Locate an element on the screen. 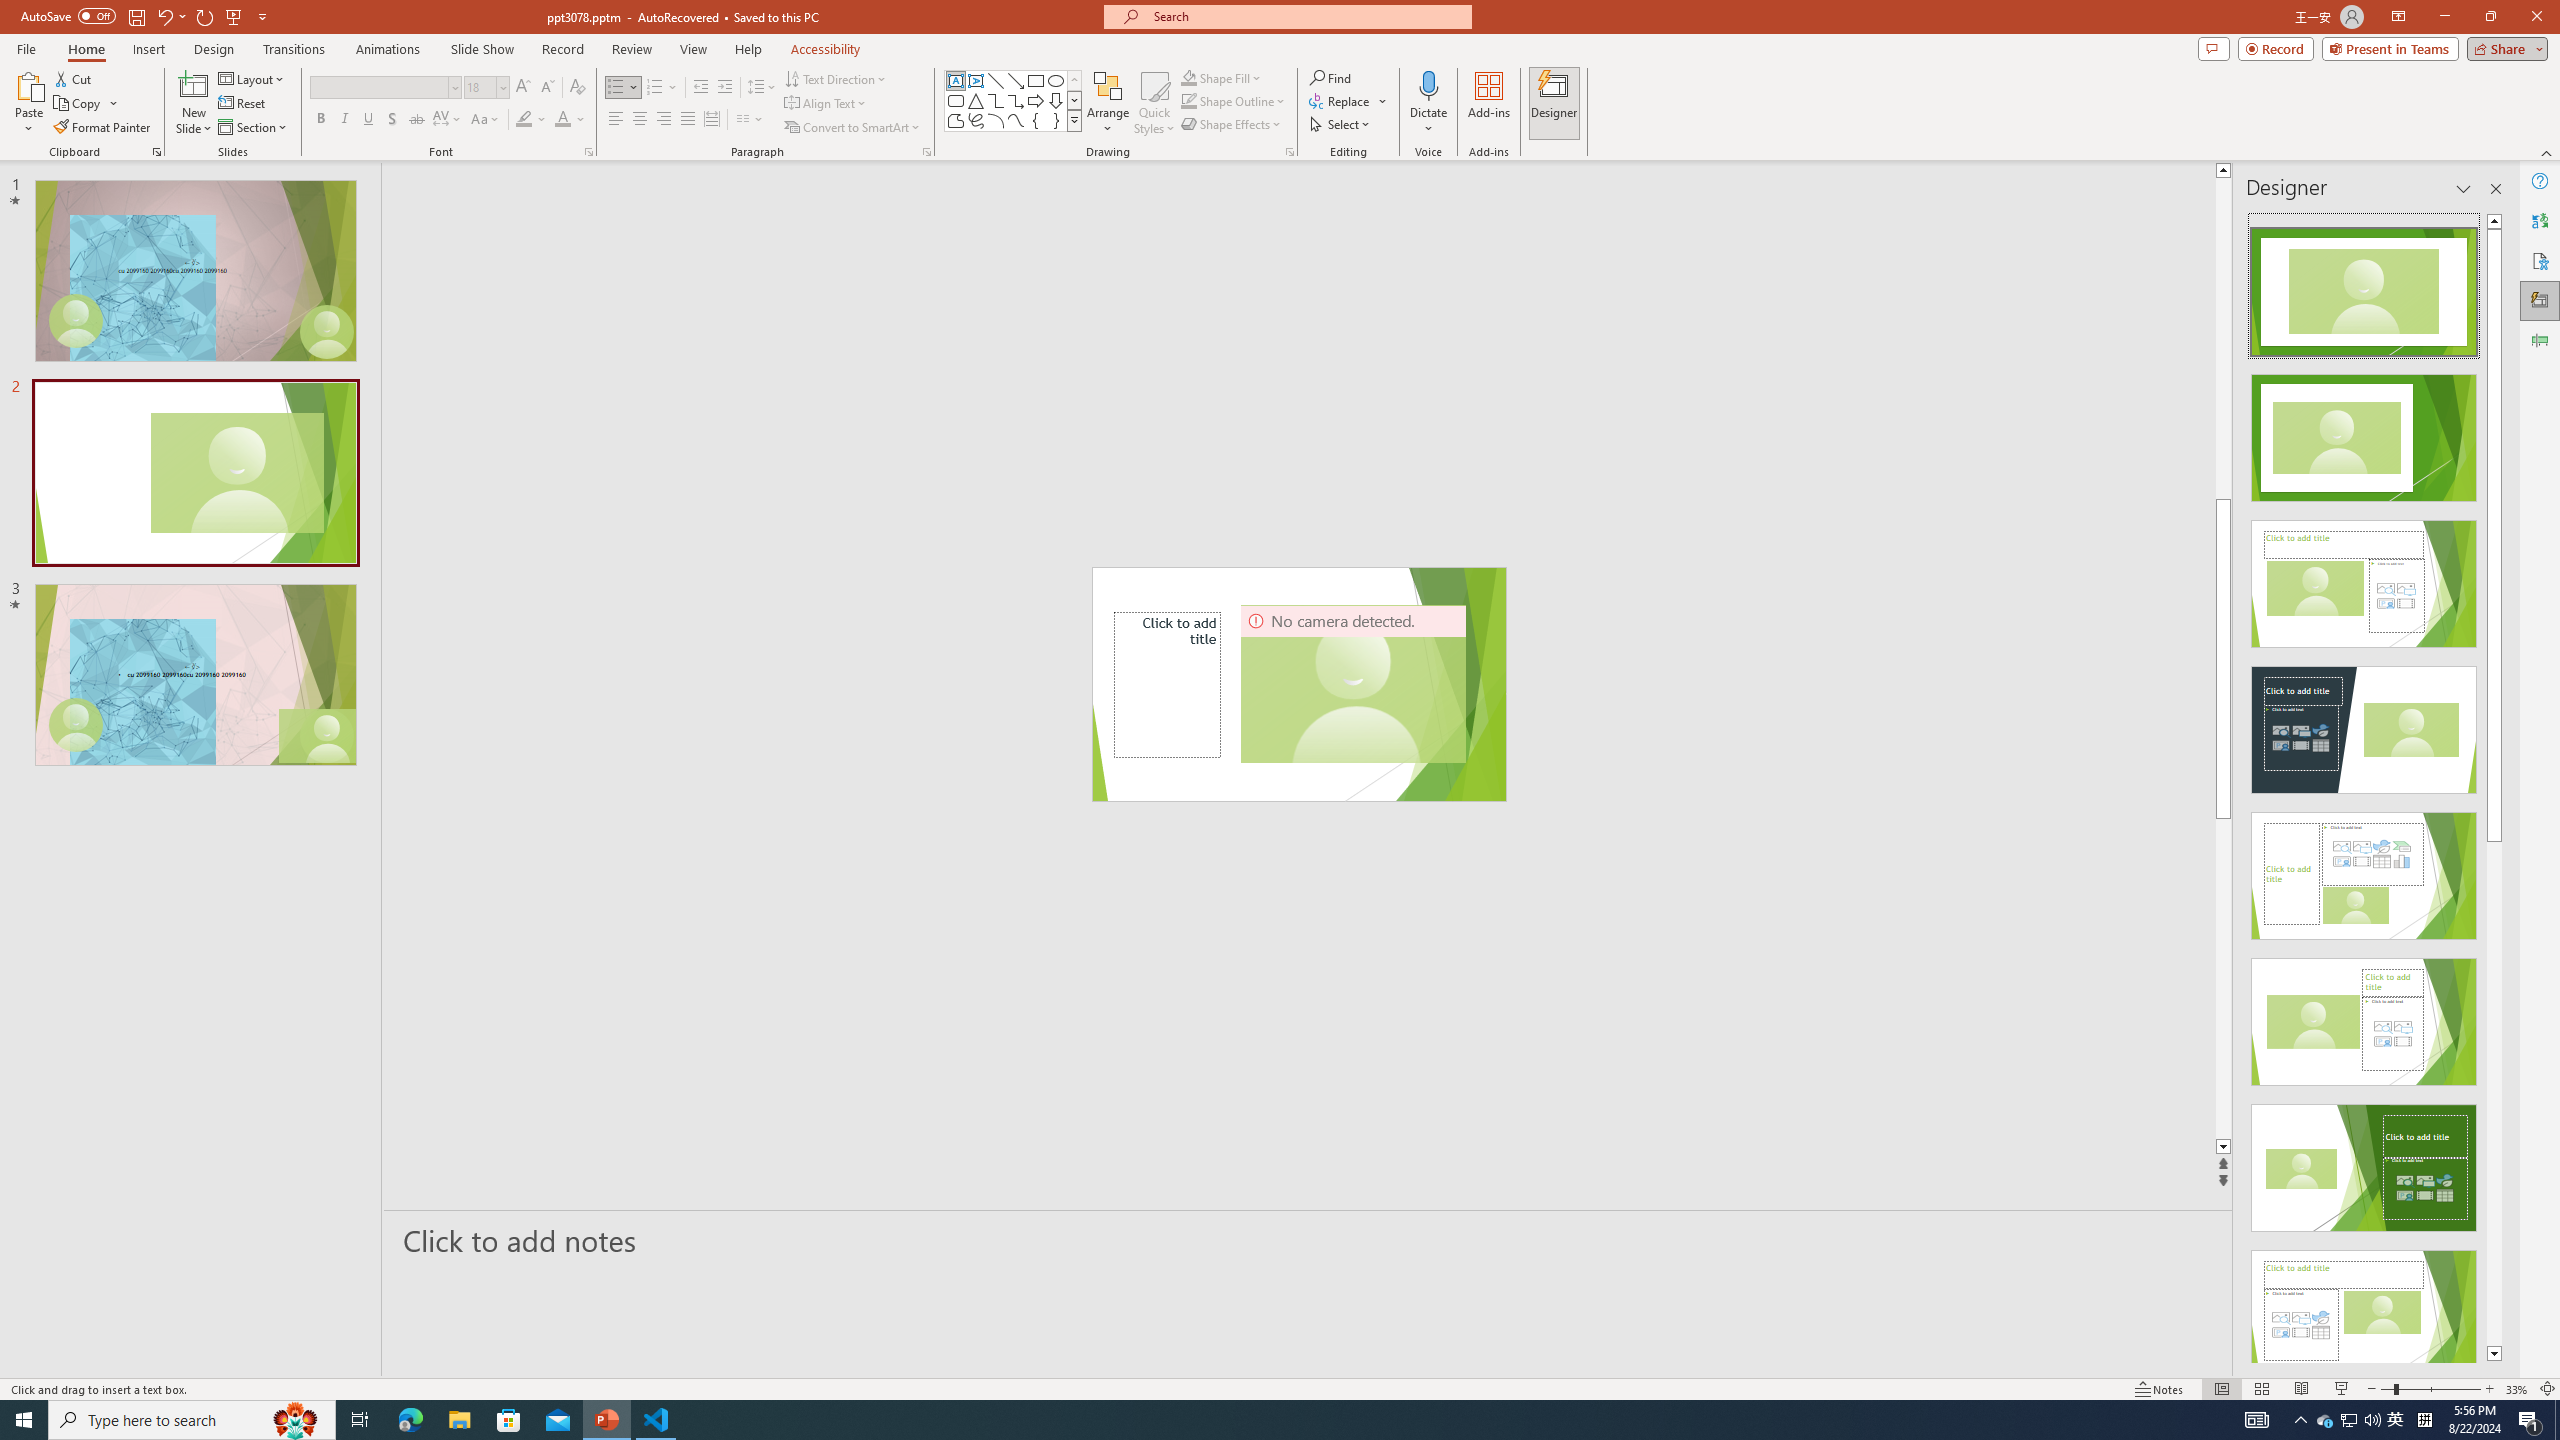 This screenshot has width=2560, height=1440. 'Animation Pane' is located at coordinates (2539, 340).